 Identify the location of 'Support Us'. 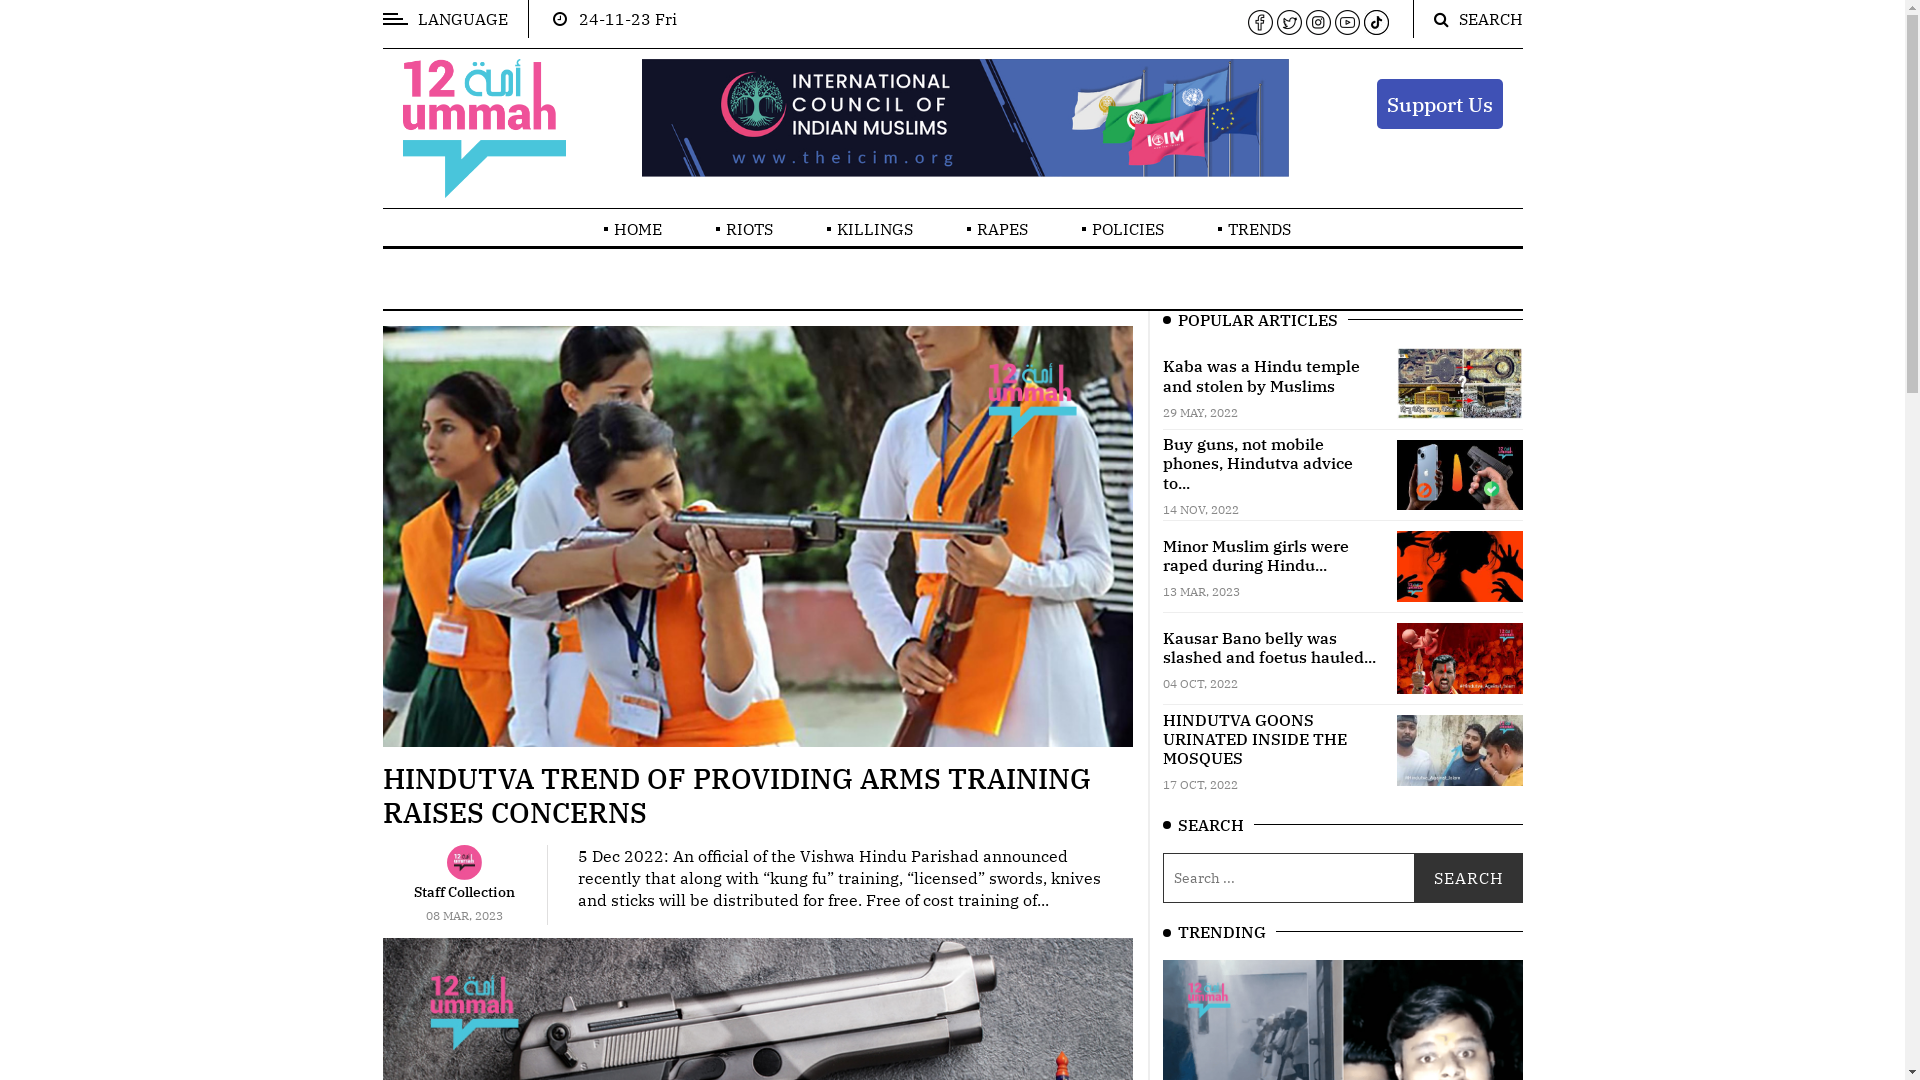
(1438, 104).